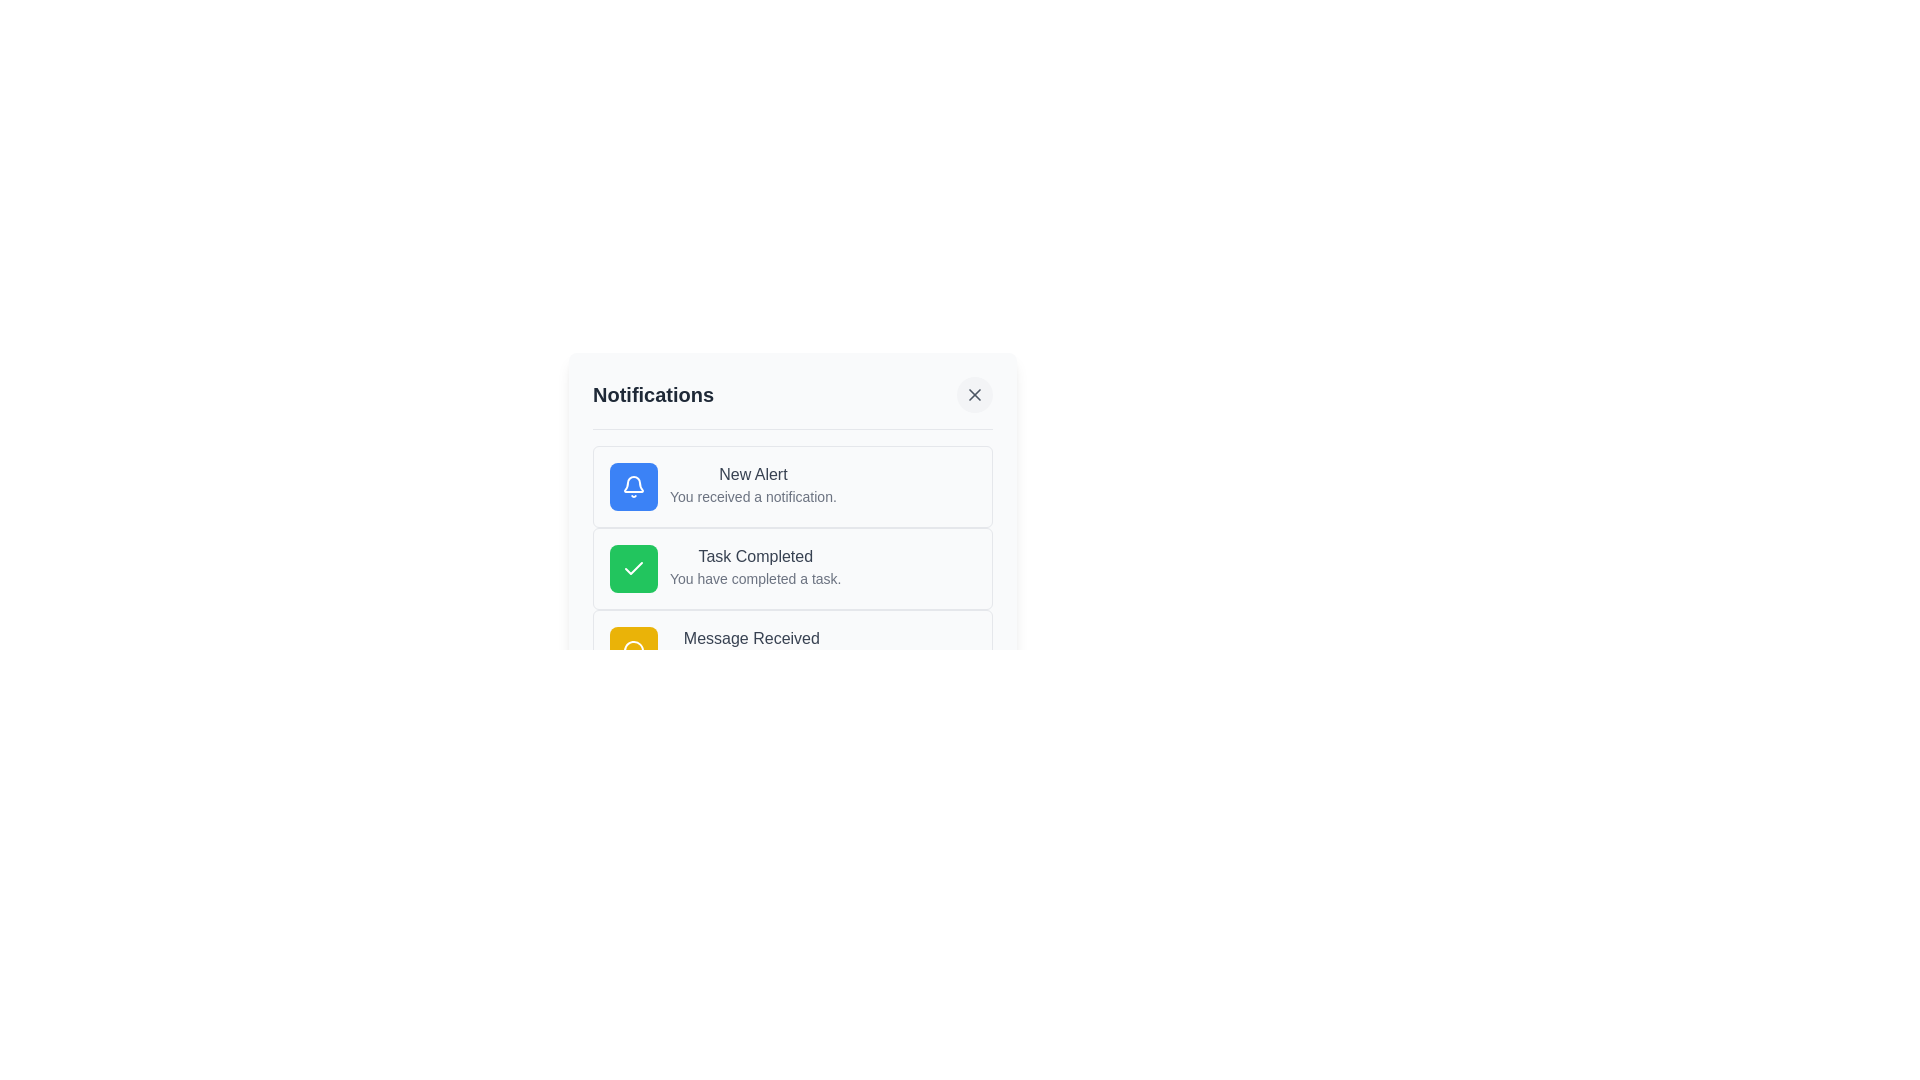 The width and height of the screenshot is (1920, 1080). I want to click on notification contents displayed in the second card-style notification component, which informs the user about the successful completion of a task, so click(754, 567).